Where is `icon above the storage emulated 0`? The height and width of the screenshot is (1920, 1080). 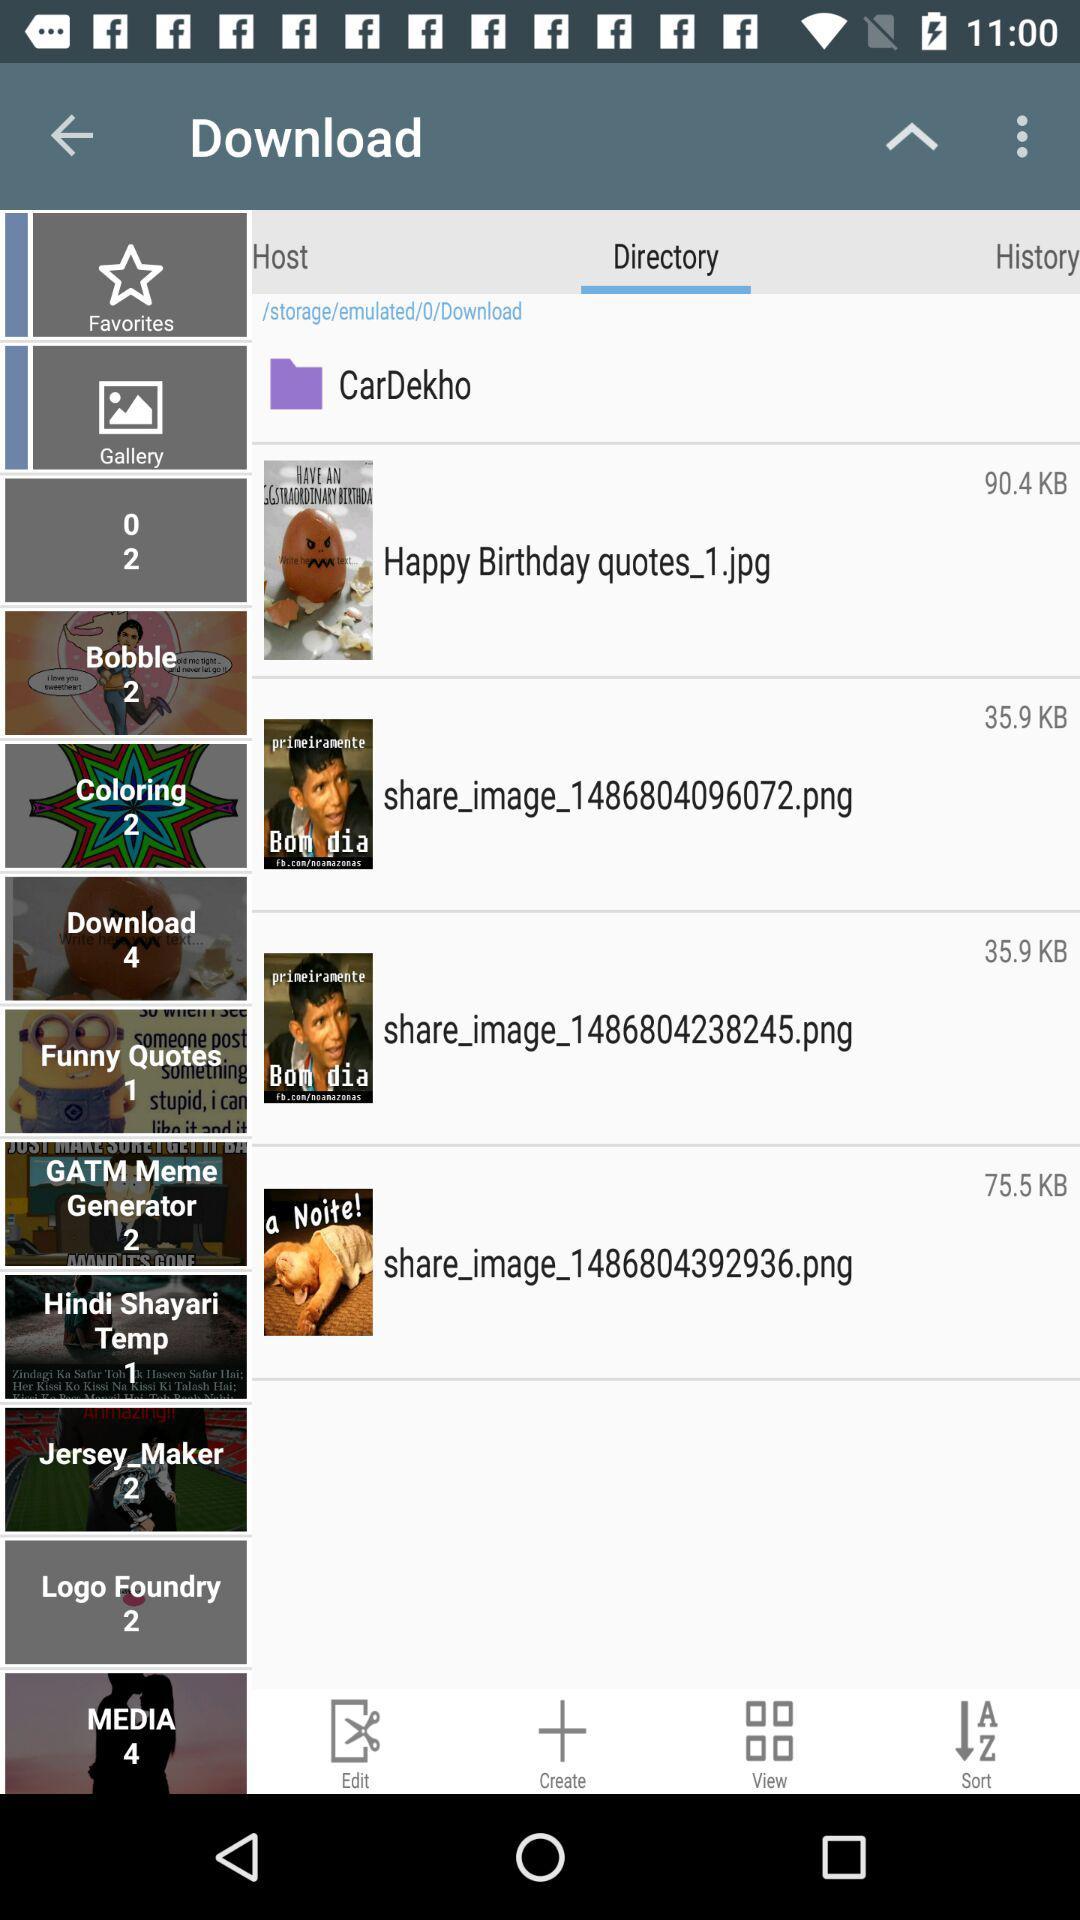
icon above the storage emulated 0 is located at coordinates (1036, 253).